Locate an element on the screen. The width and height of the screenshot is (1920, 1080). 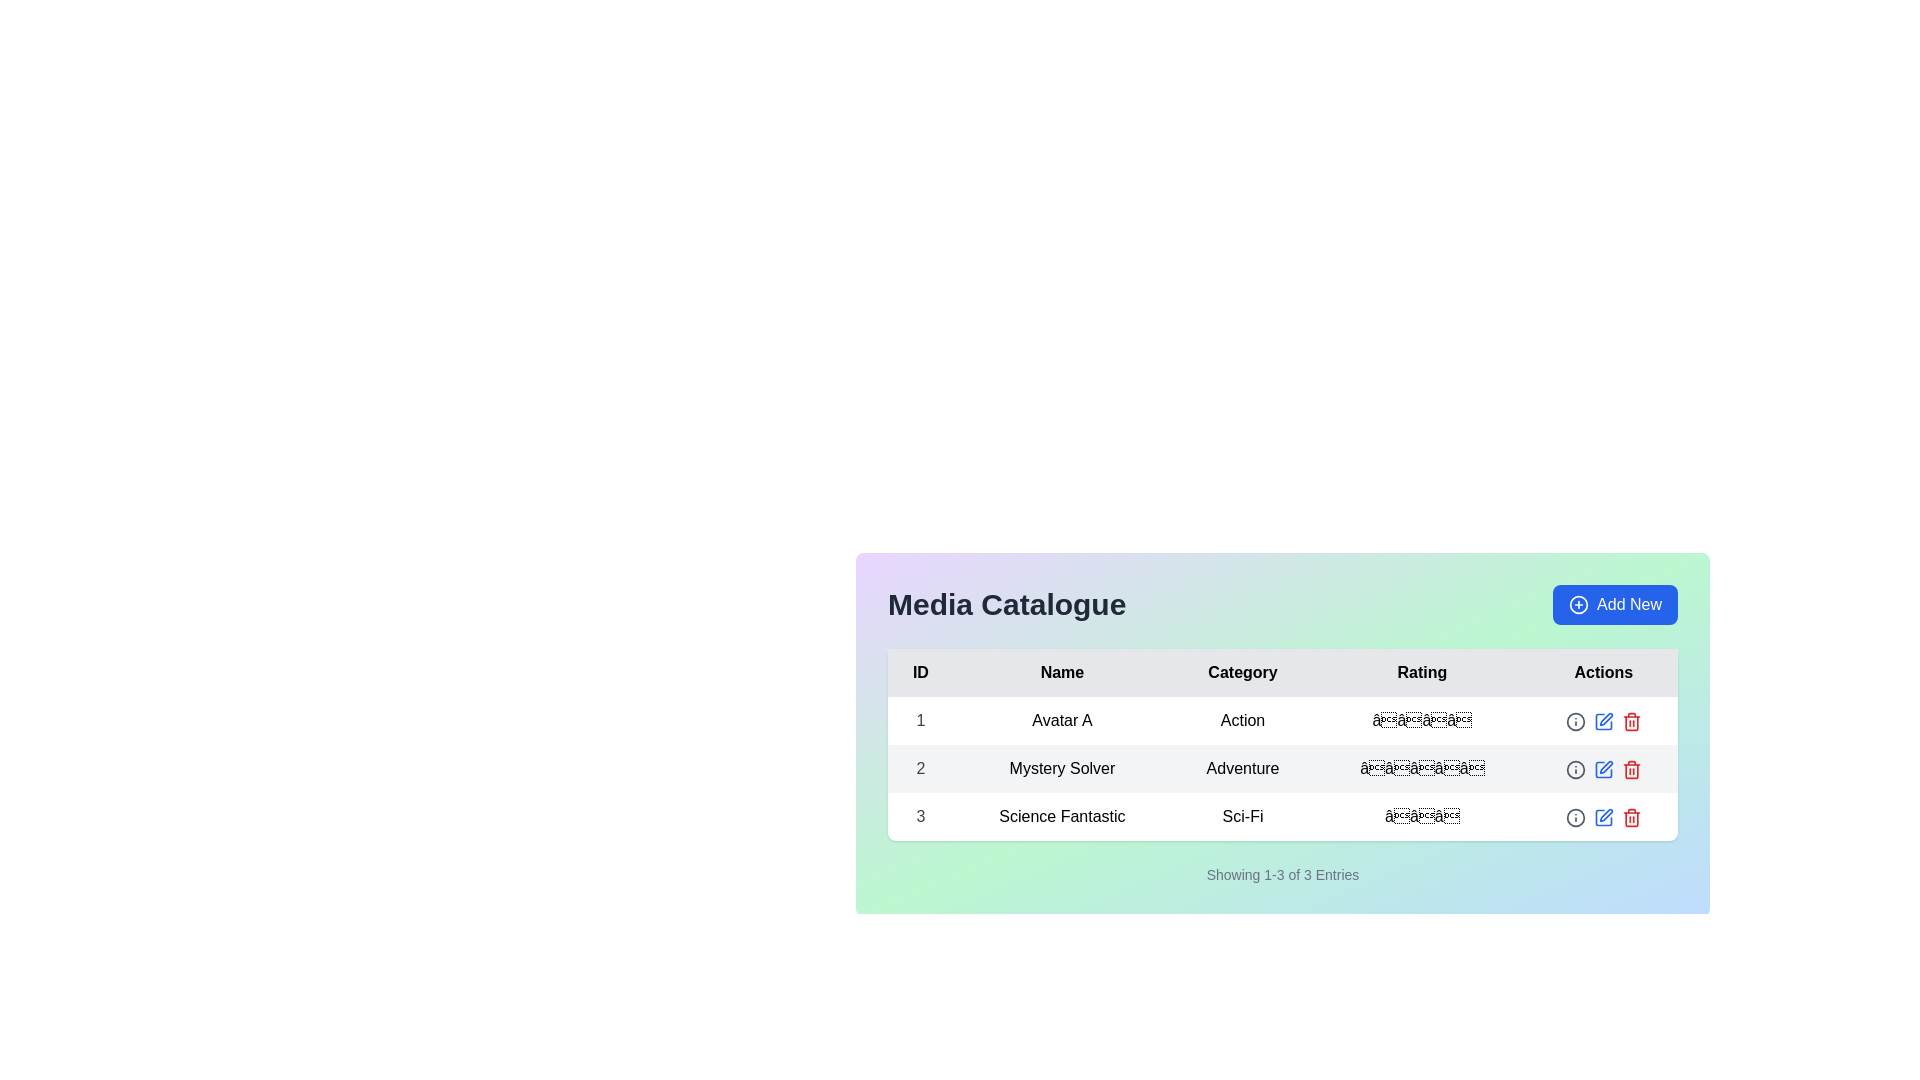
the trash can icon button in the 'Actions' column of the second row is located at coordinates (1631, 768).